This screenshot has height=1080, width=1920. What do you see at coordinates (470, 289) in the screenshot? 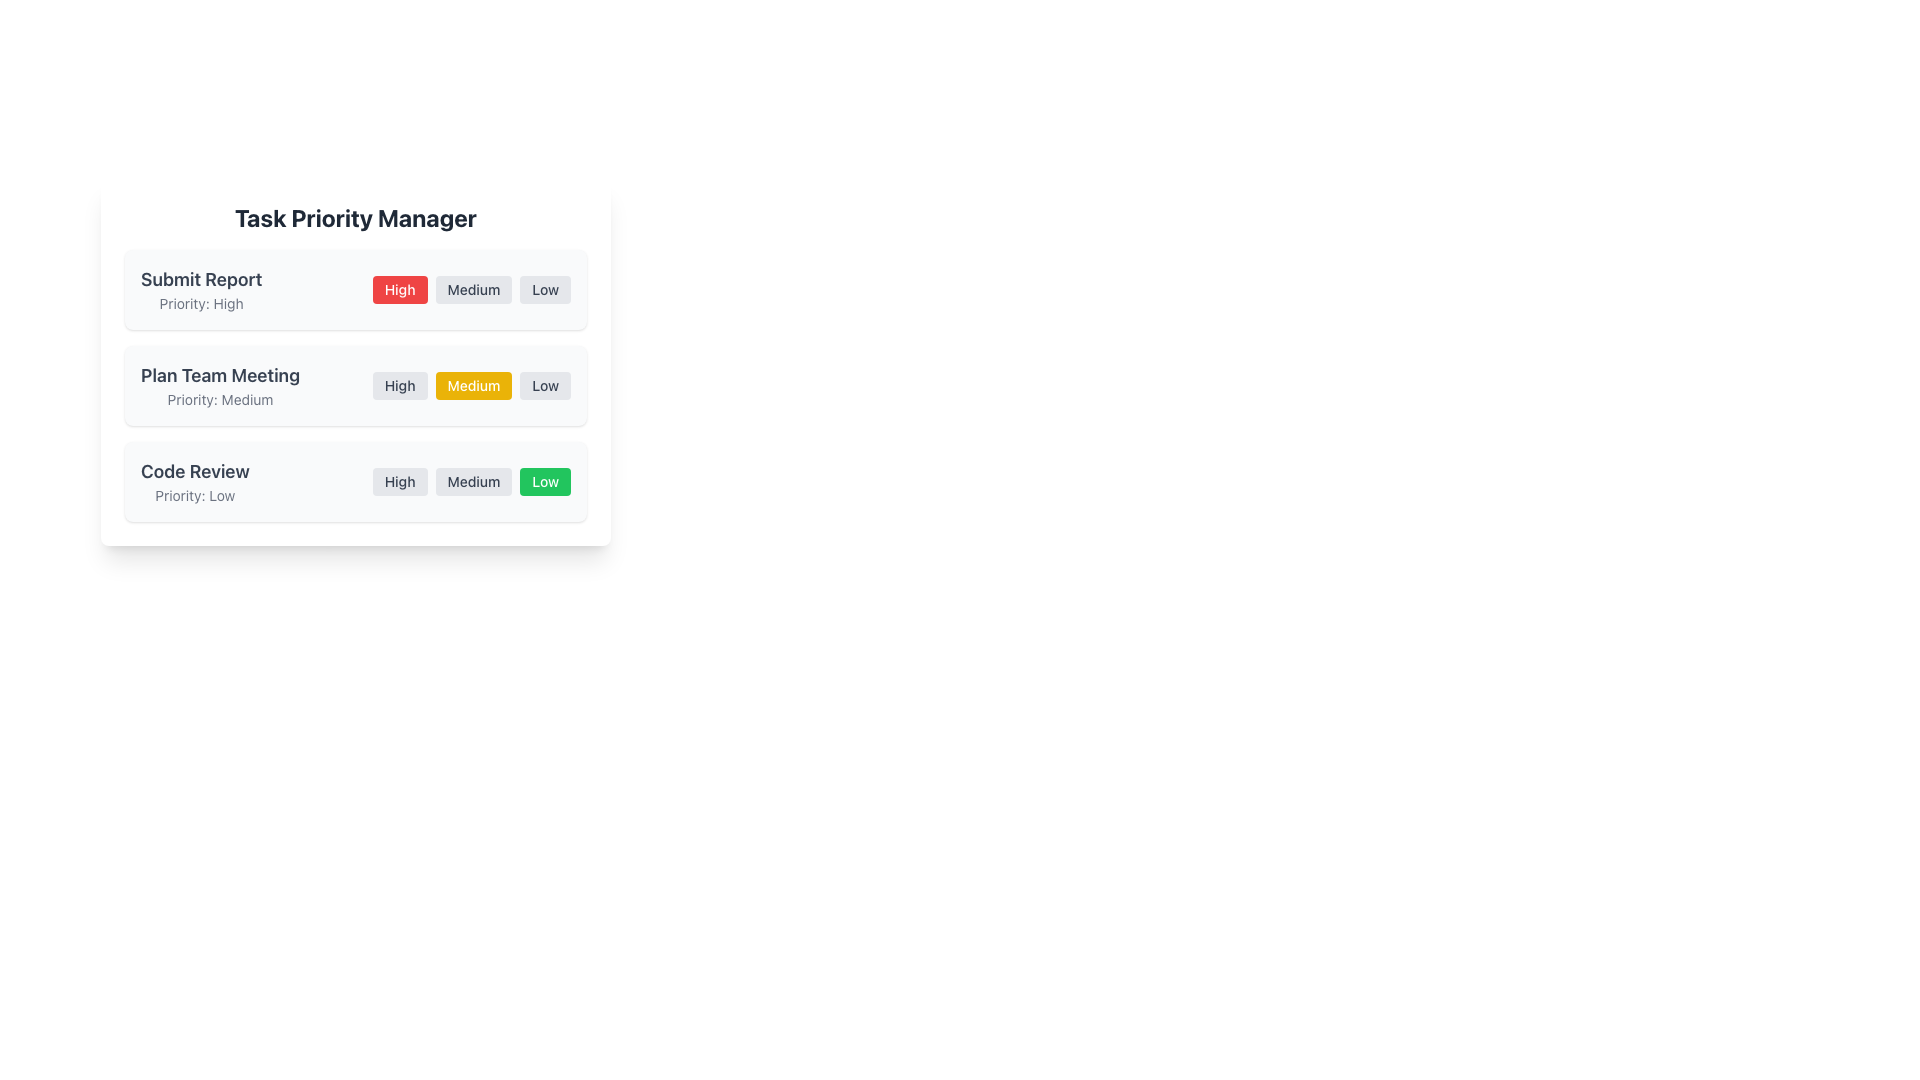
I see `the 'Medium' button in the priority selection button group located under the 'Submit Report' heading` at bounding box center [470, 289].